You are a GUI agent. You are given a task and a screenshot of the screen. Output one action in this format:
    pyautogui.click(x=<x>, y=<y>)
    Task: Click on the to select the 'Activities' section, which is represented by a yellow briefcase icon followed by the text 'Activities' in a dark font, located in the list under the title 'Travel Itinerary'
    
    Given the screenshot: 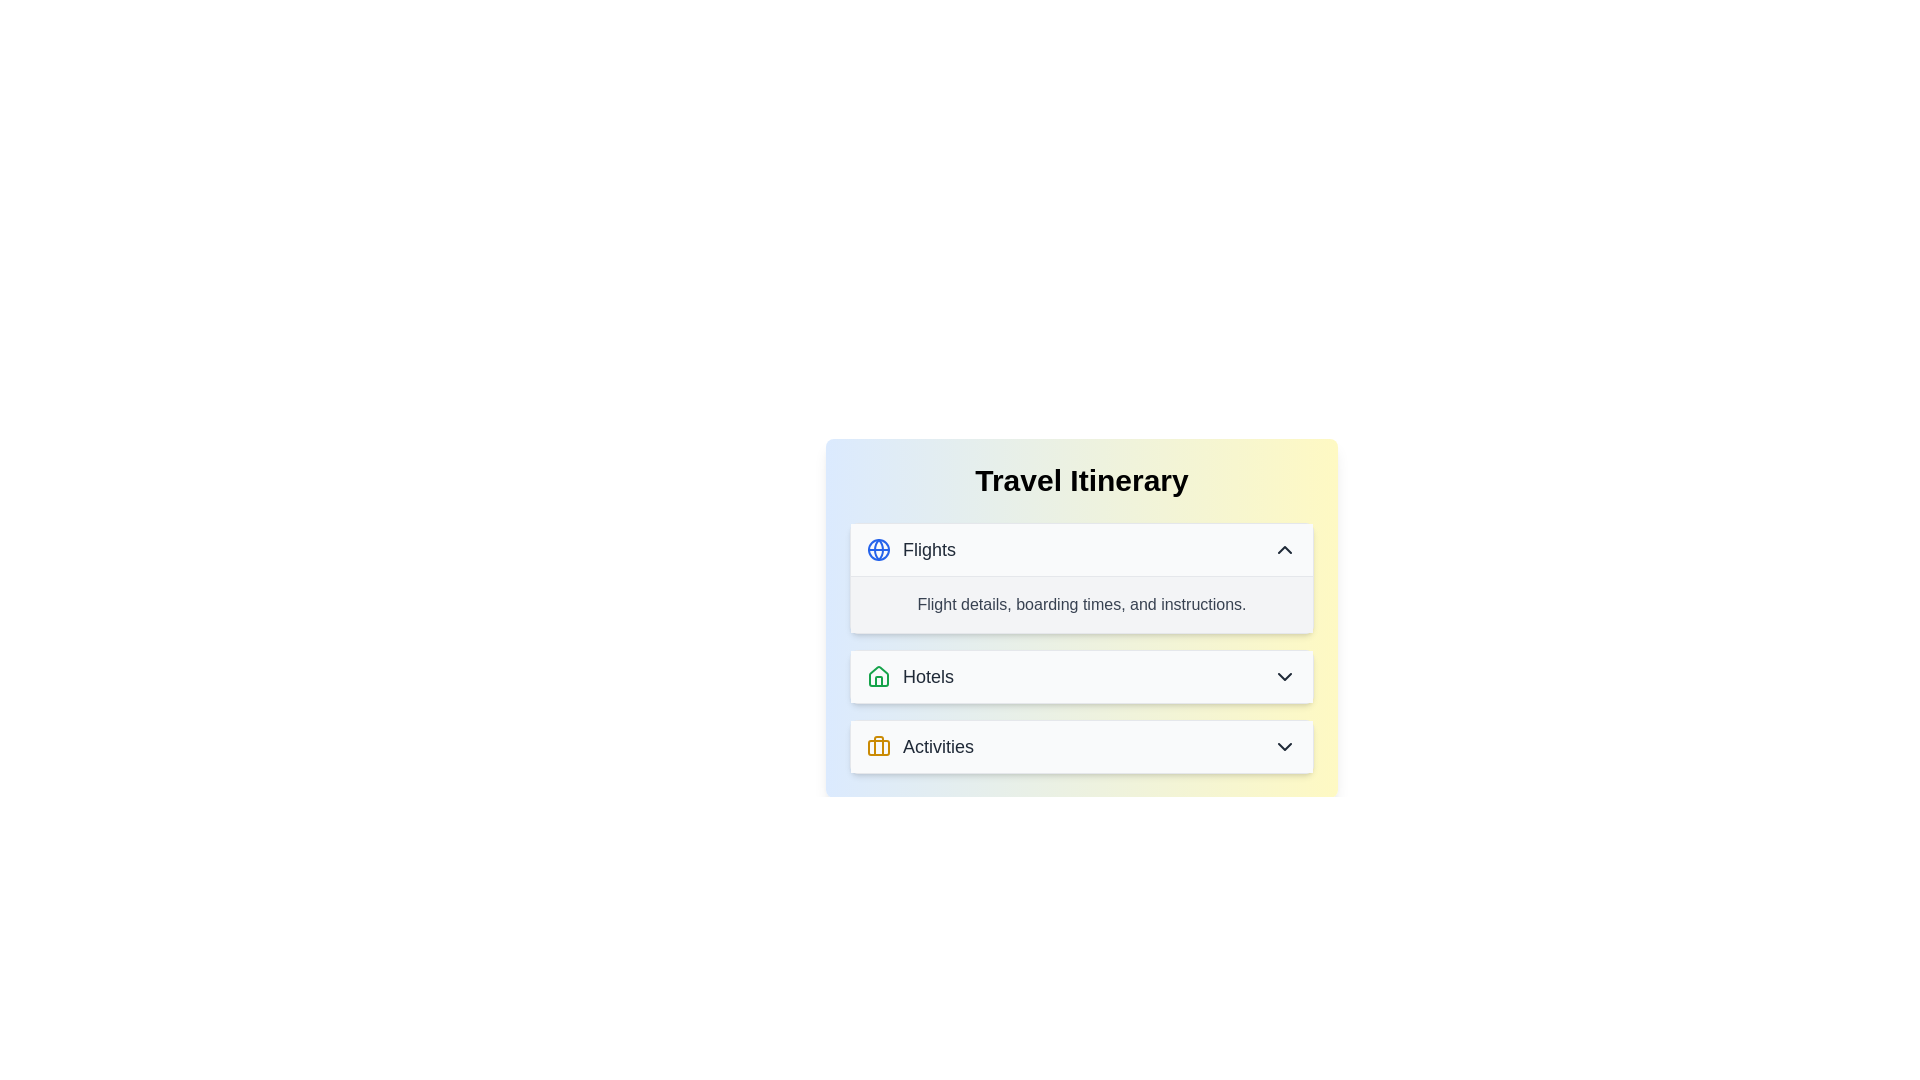 What is the action you would take?
    pyautogui.click(x=919, y=747)
    